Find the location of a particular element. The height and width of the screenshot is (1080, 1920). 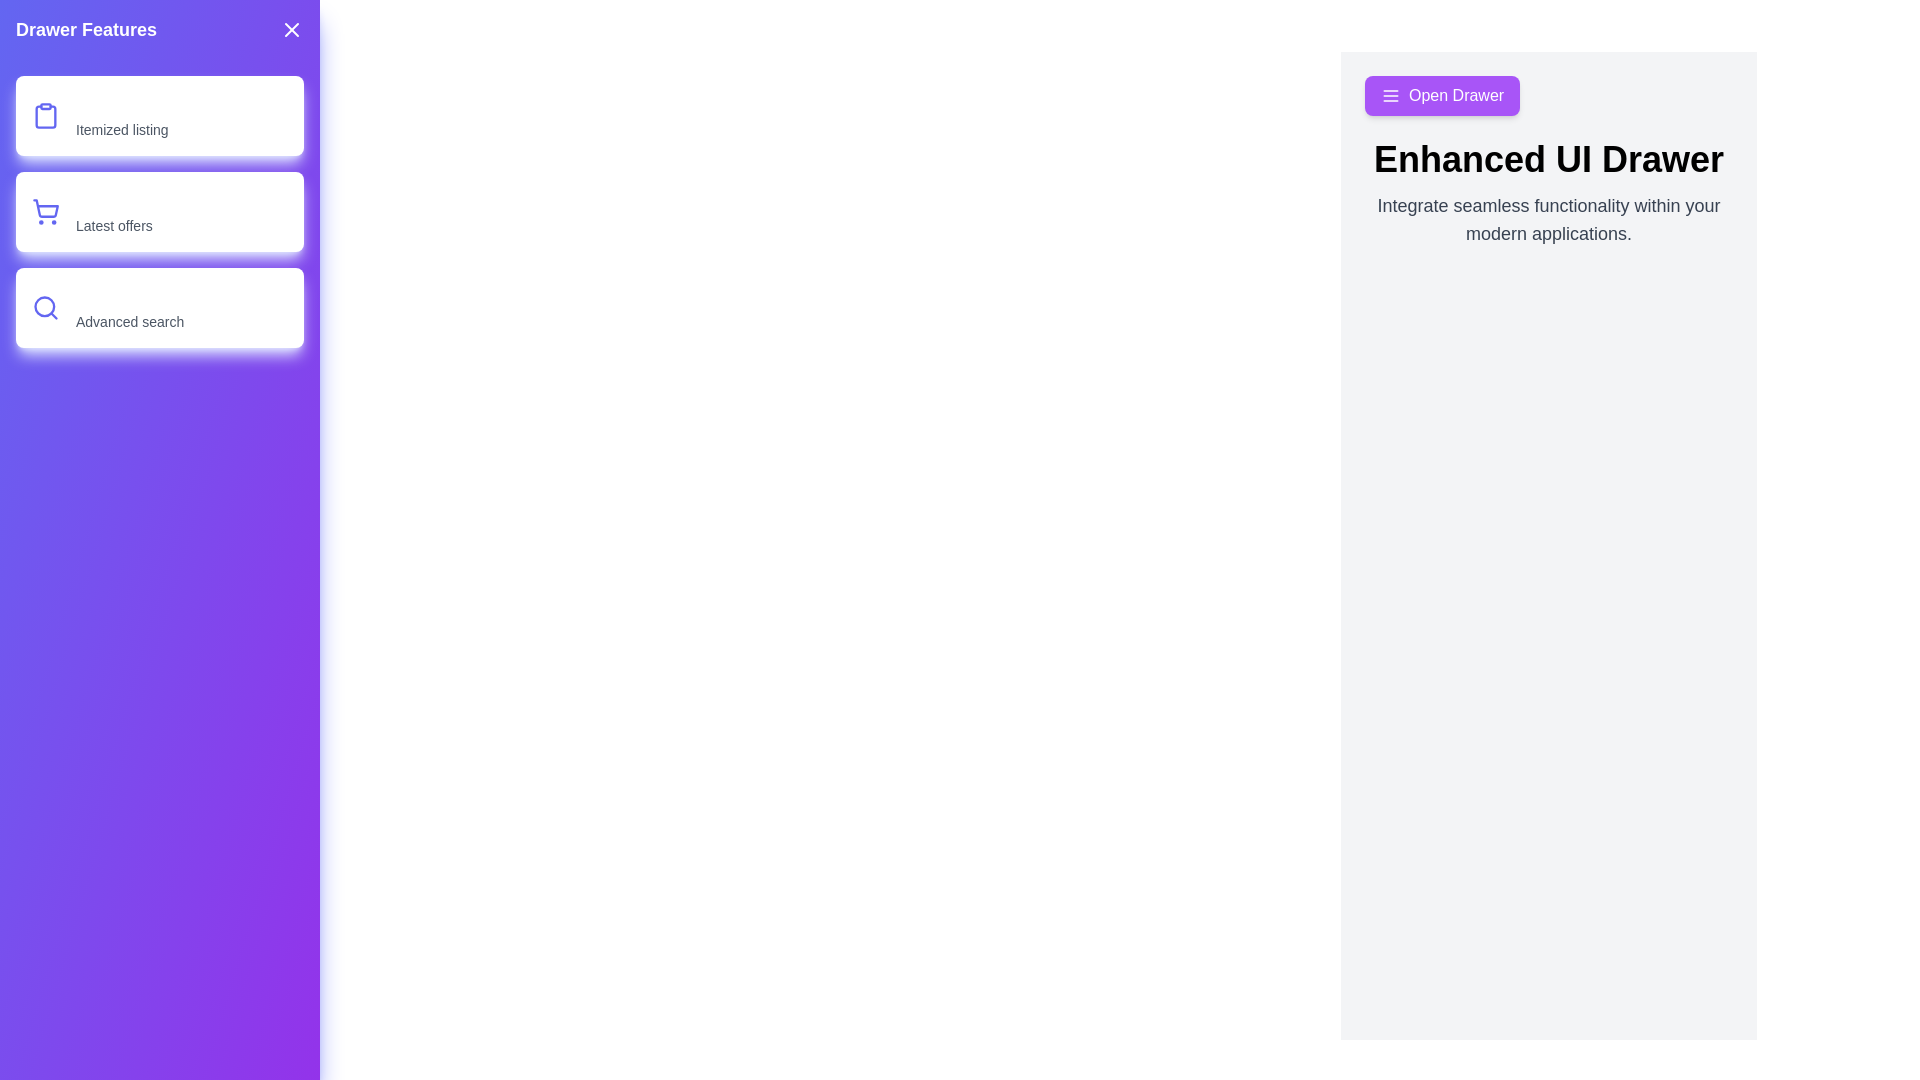

the main content area and highlight its textual content is located at coordinates (1548, 219).